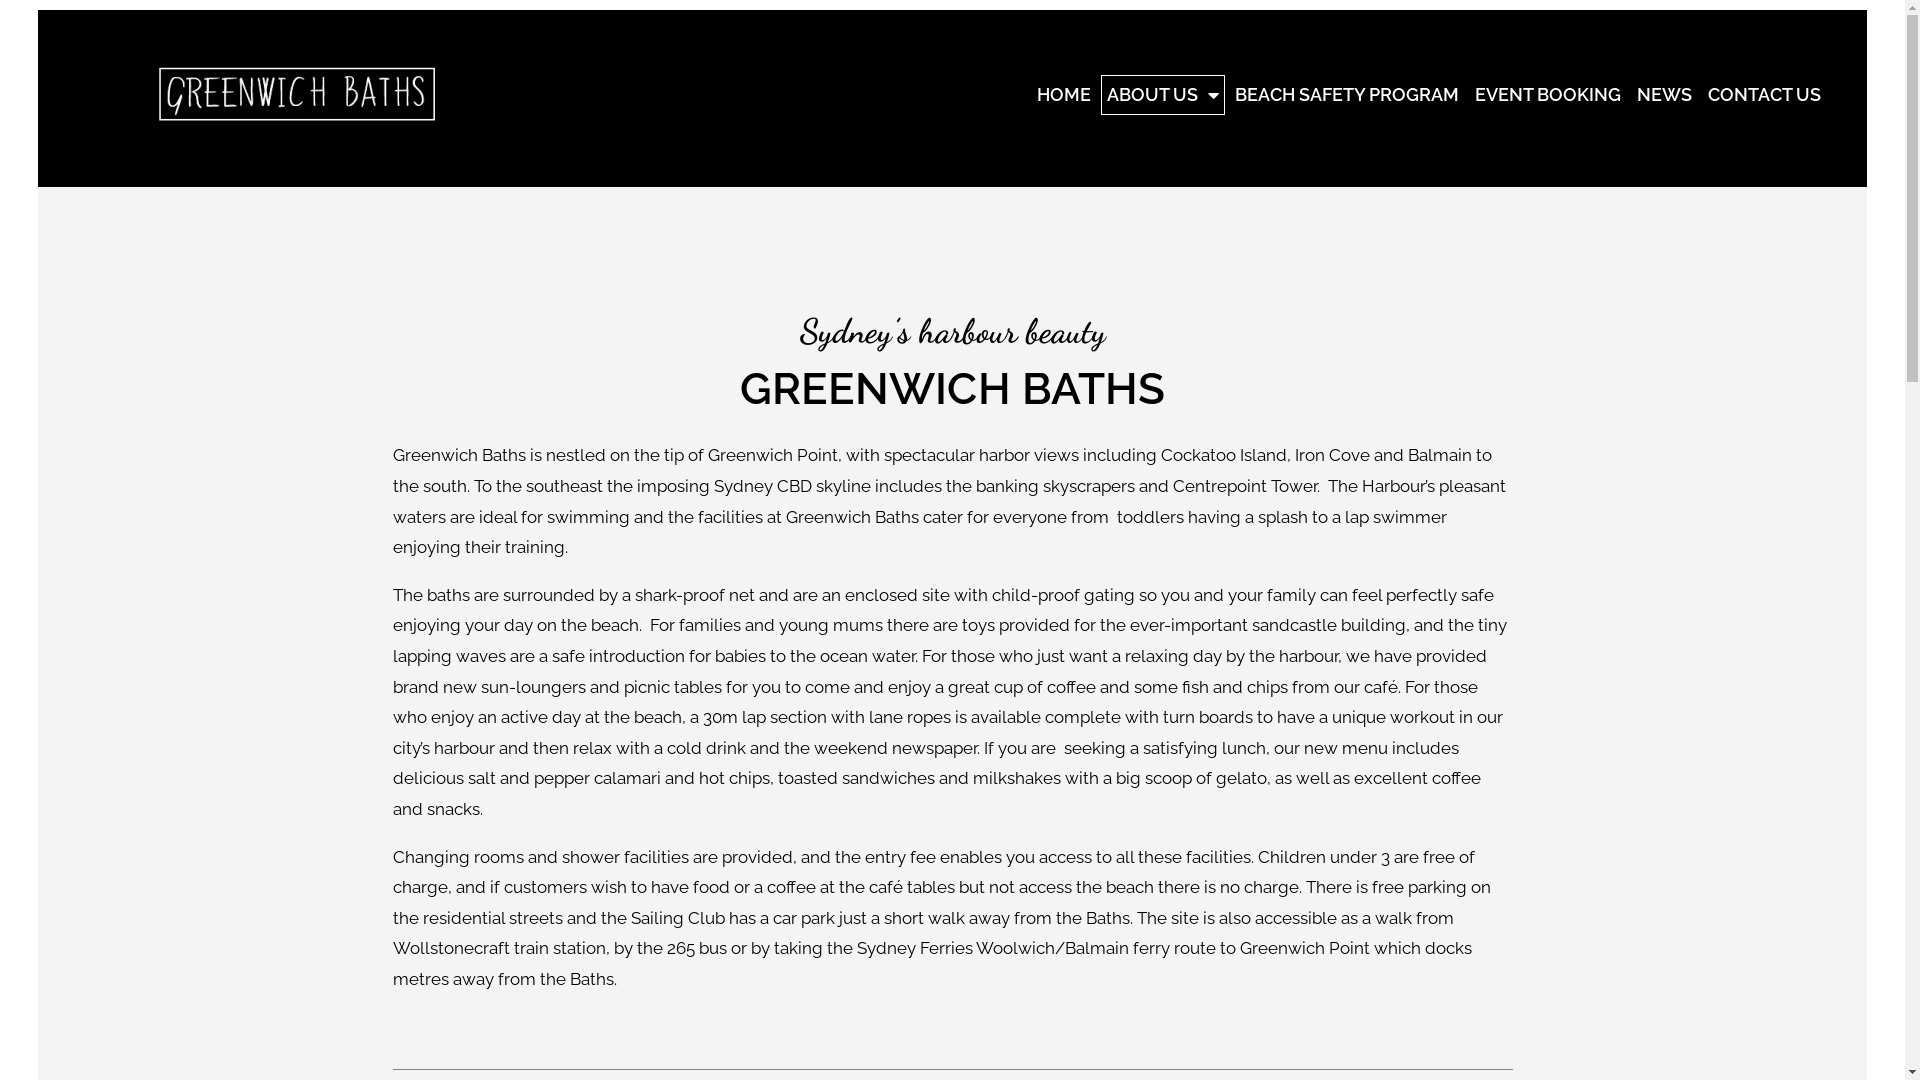 The width and height of the screenshot is (1920, 1080). Describe the element at coordinates (1227, 95) in the screenshot. I see `'BEACH SAFETY PROGRAM'` at that location.